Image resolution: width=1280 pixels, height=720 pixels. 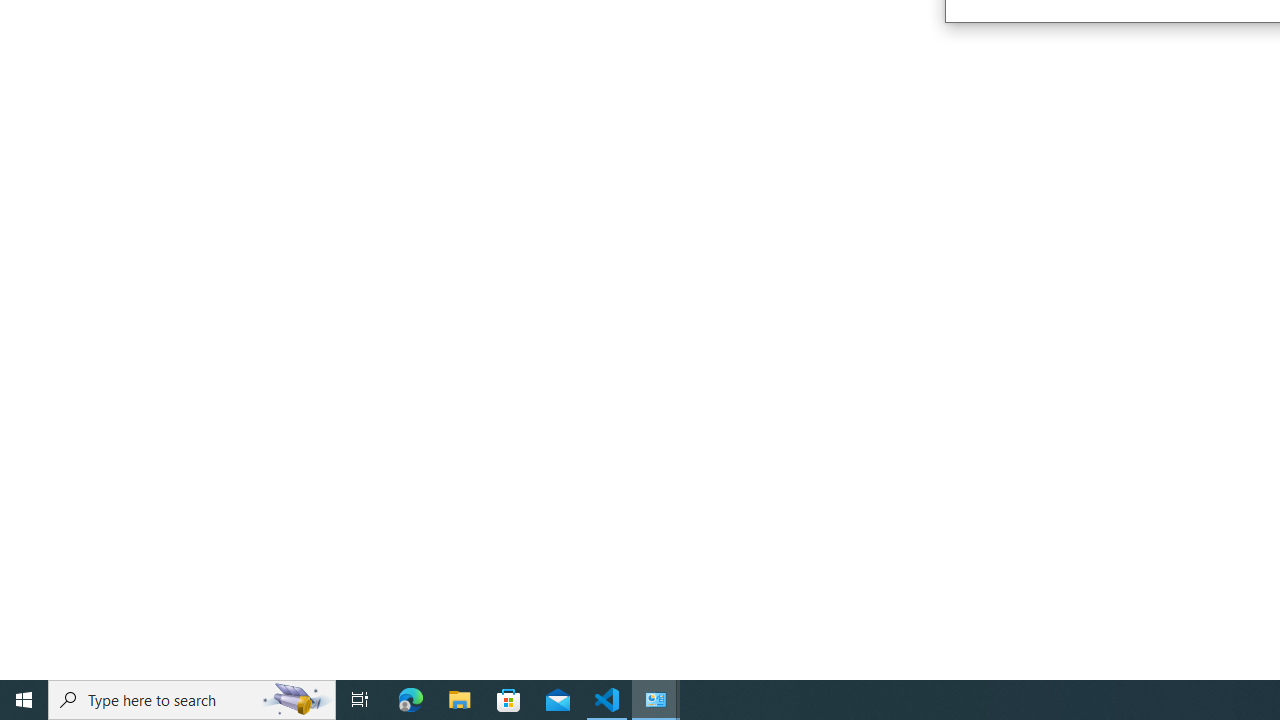 What do you see at coordinates (192, 698) in the screenshot?
I see `'Type here to search'` at bounding box center [192, 698].